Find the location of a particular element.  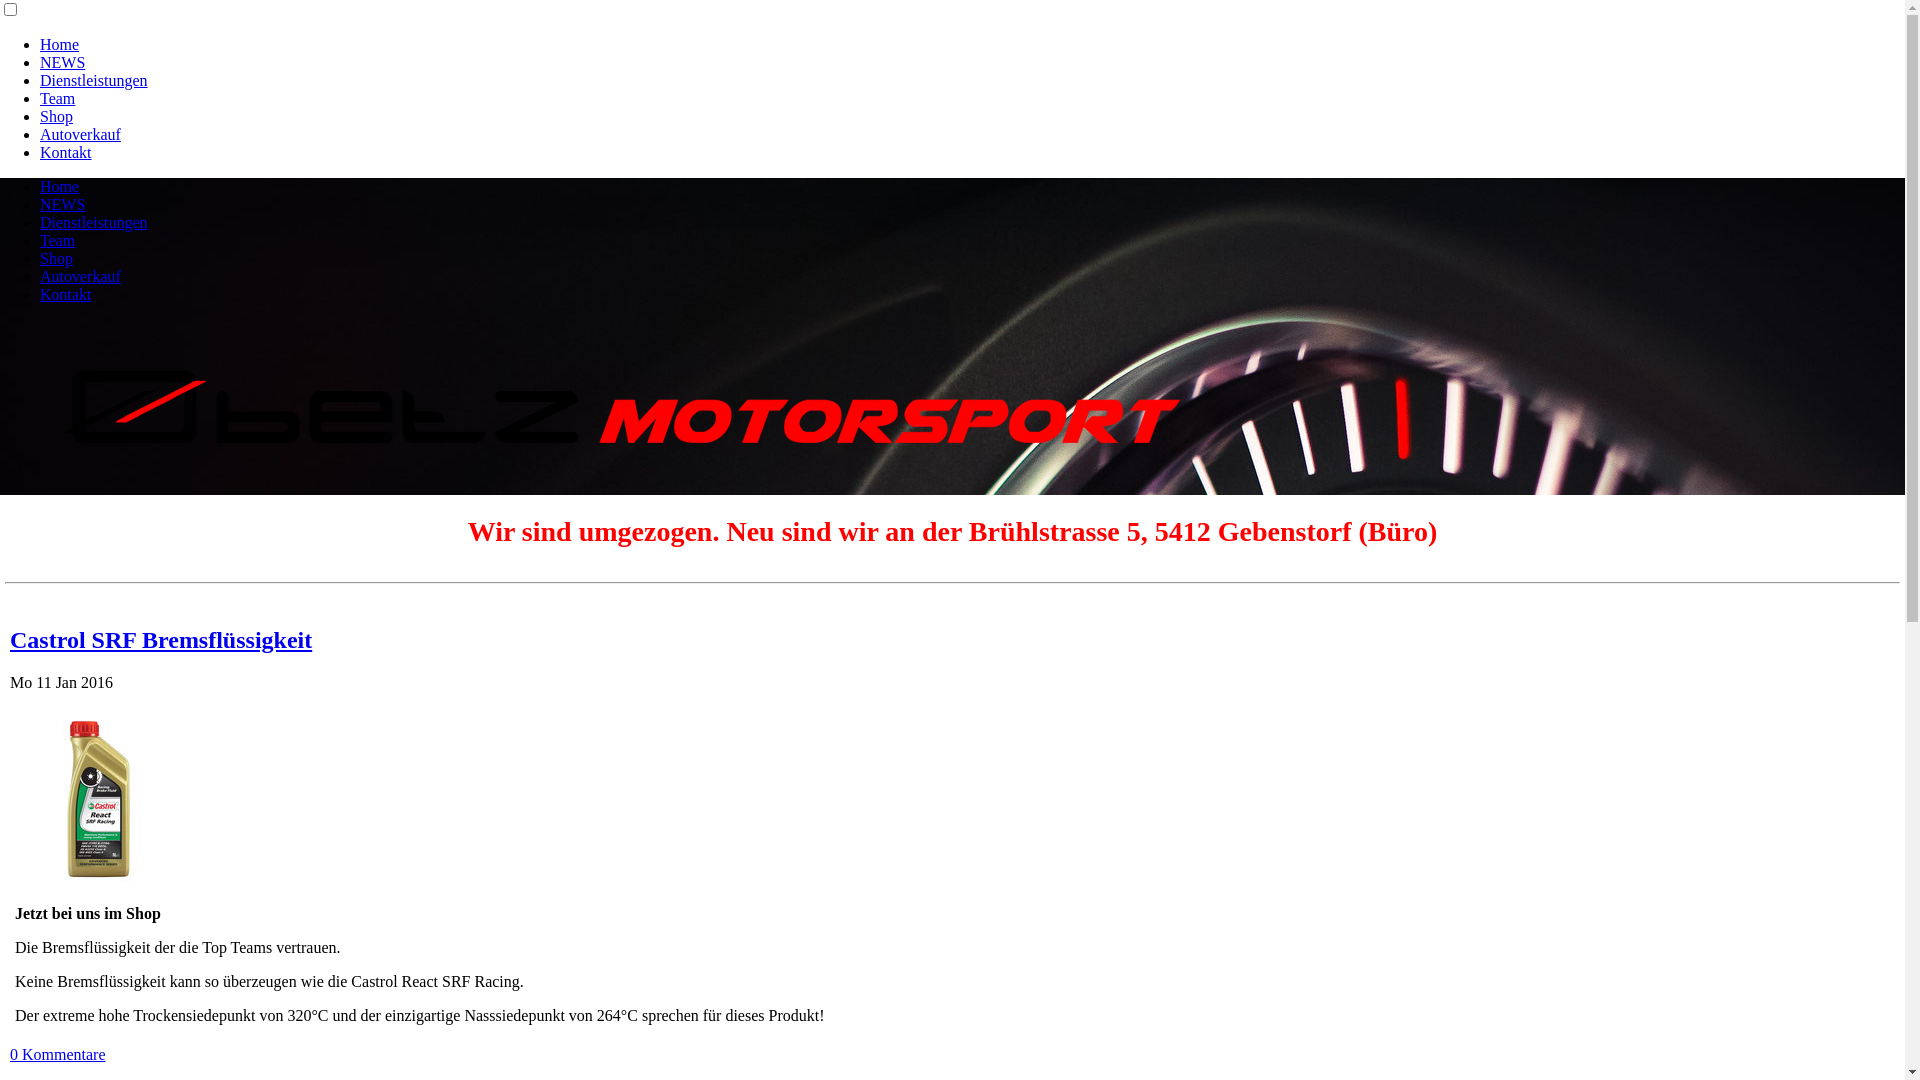

'Home' is located at coordinates (39, 186).